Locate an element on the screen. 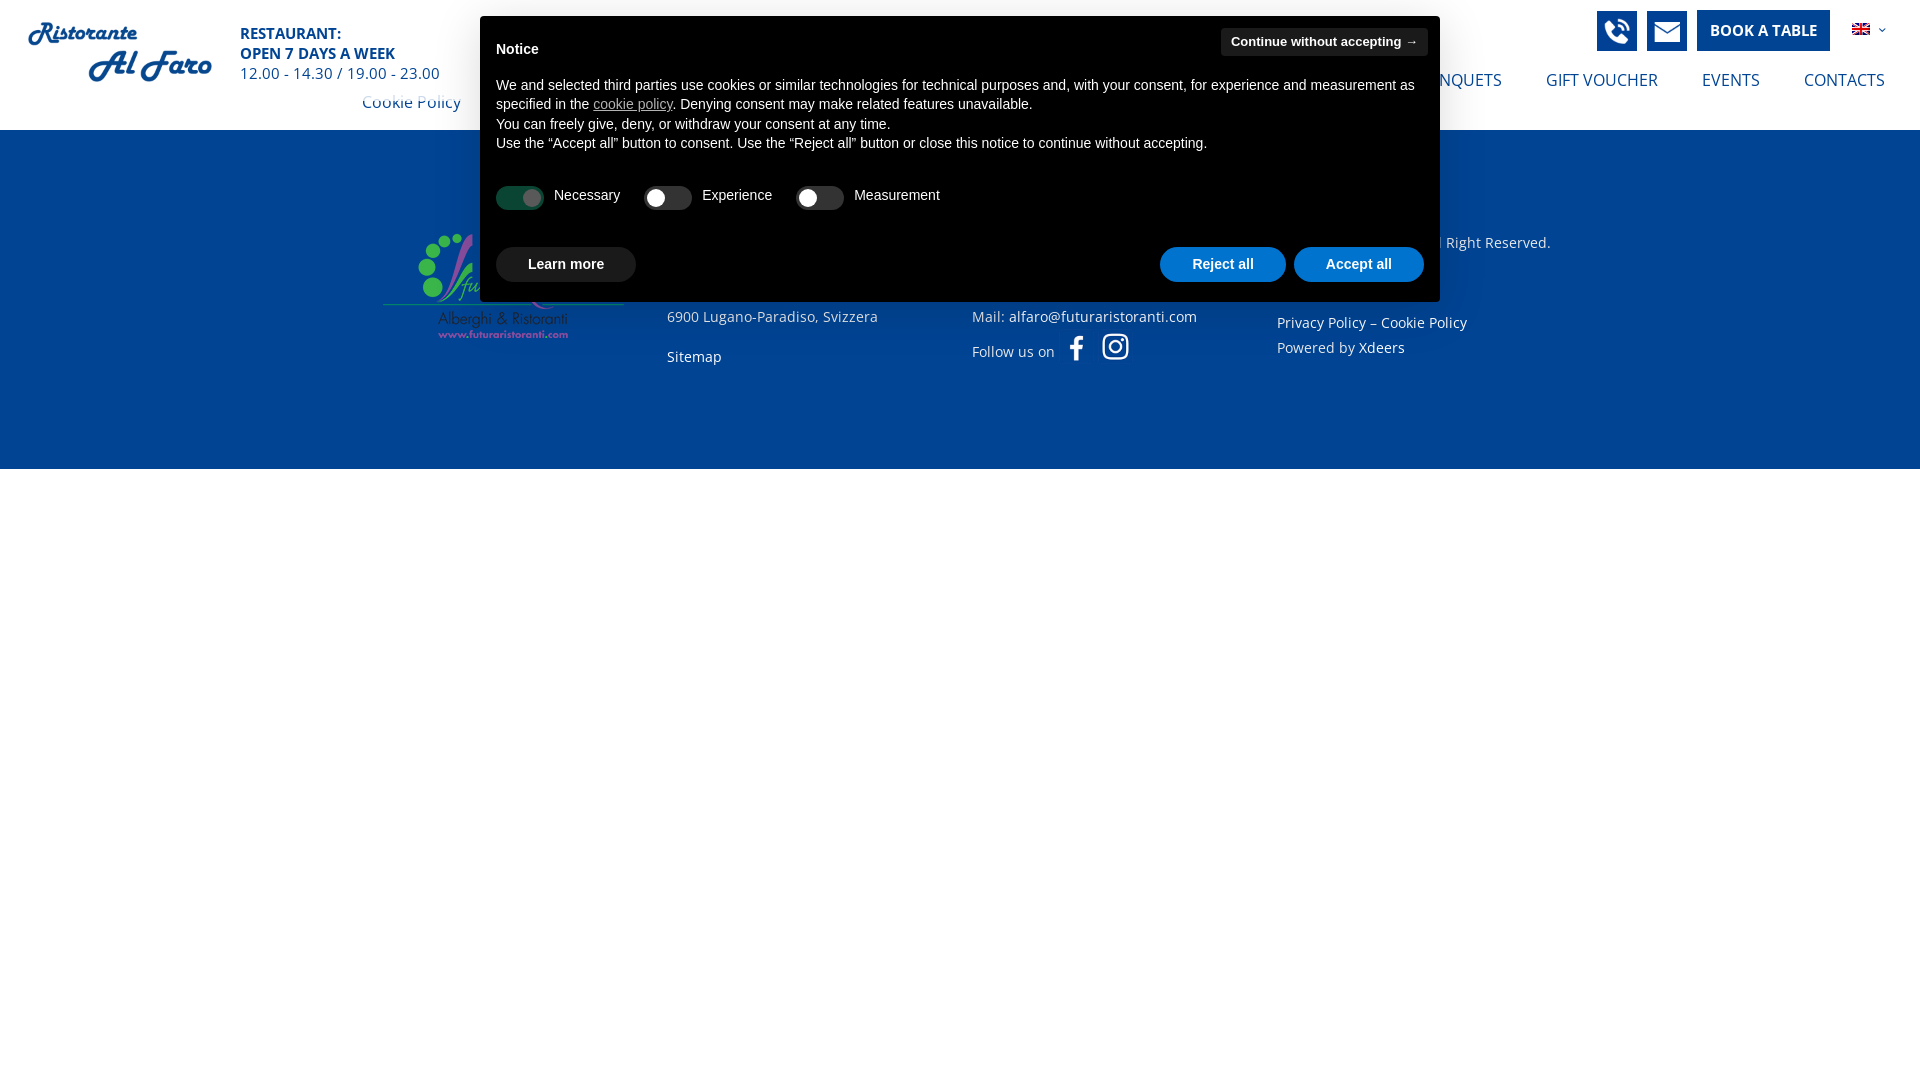 The height and width of the screenshot is (1080, 1920). 'BOOK A TABLE' is located at coordinates (1763, 30).